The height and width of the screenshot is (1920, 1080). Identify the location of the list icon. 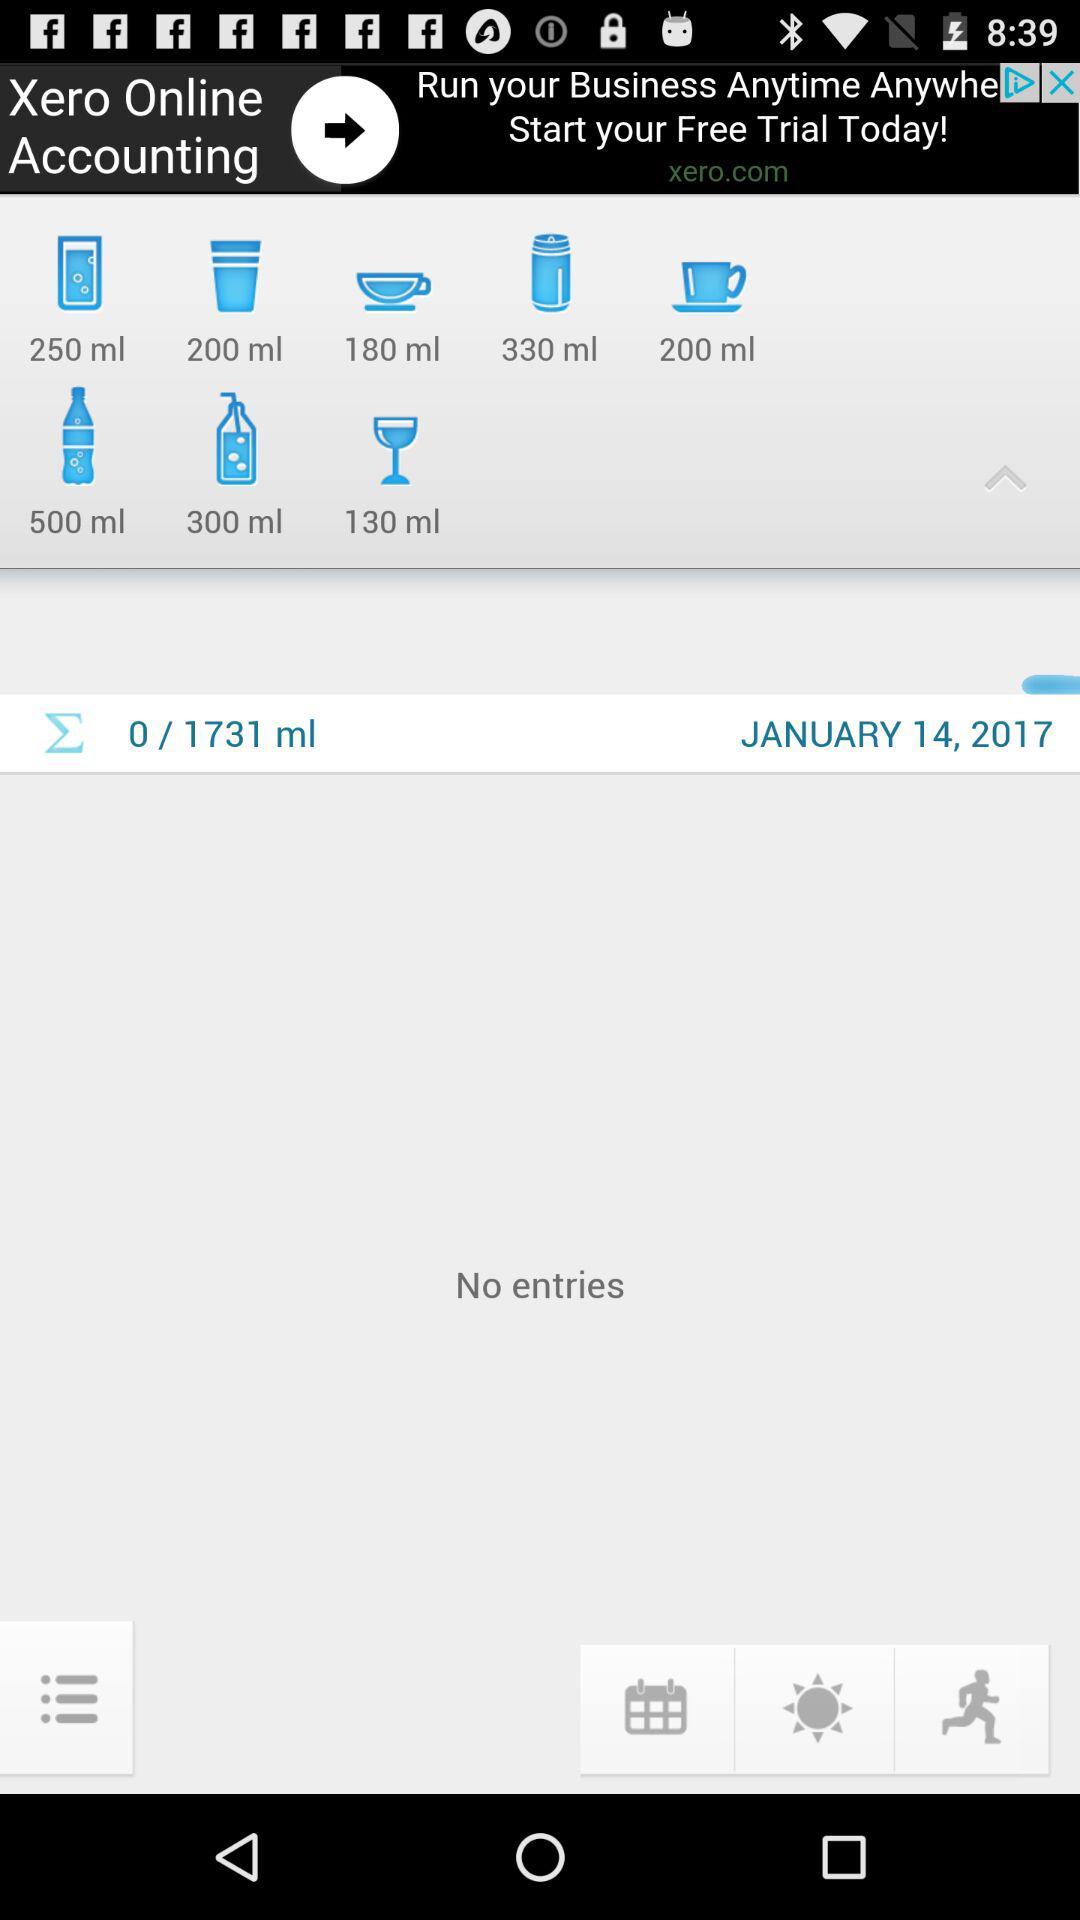
(68, 1820).